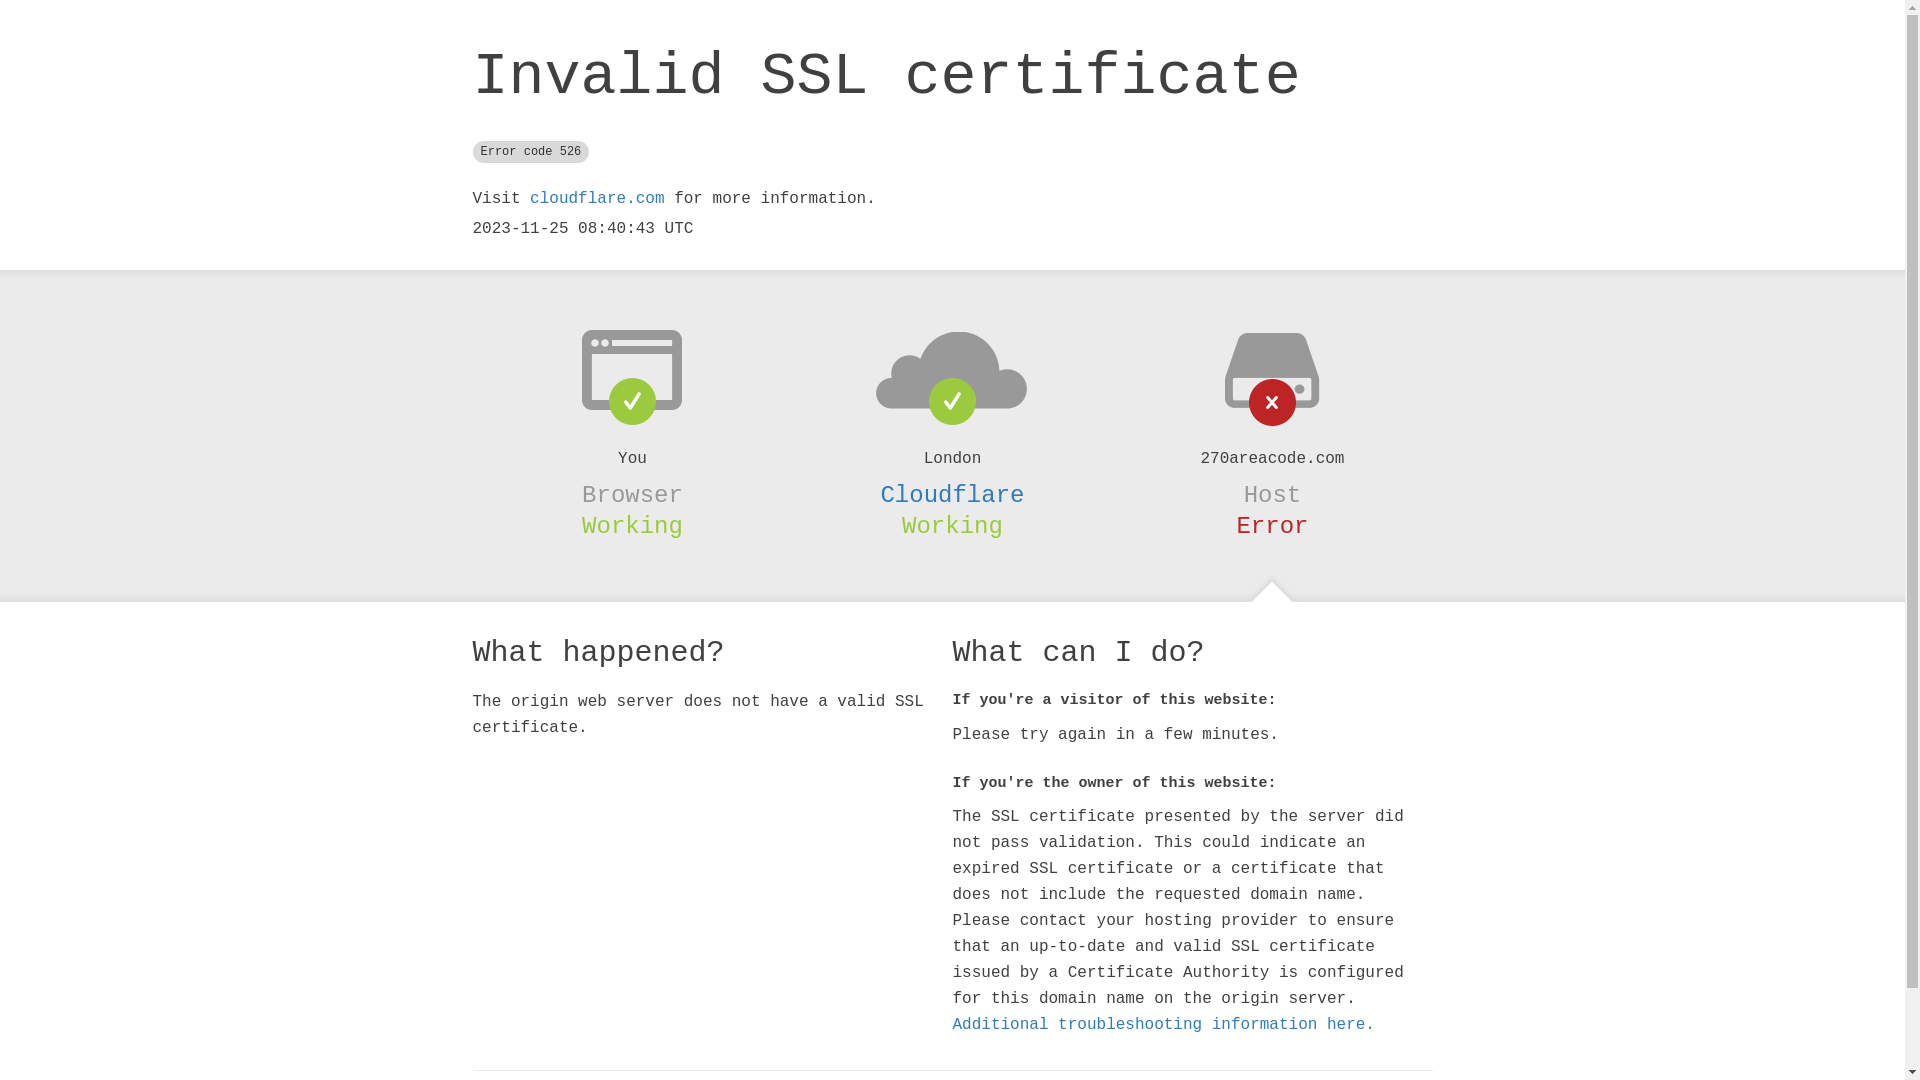  What do you see at coordinates (595, 199) in the screenshot?
I see `'cloudflare.com'` at bounding box center [595, 199].